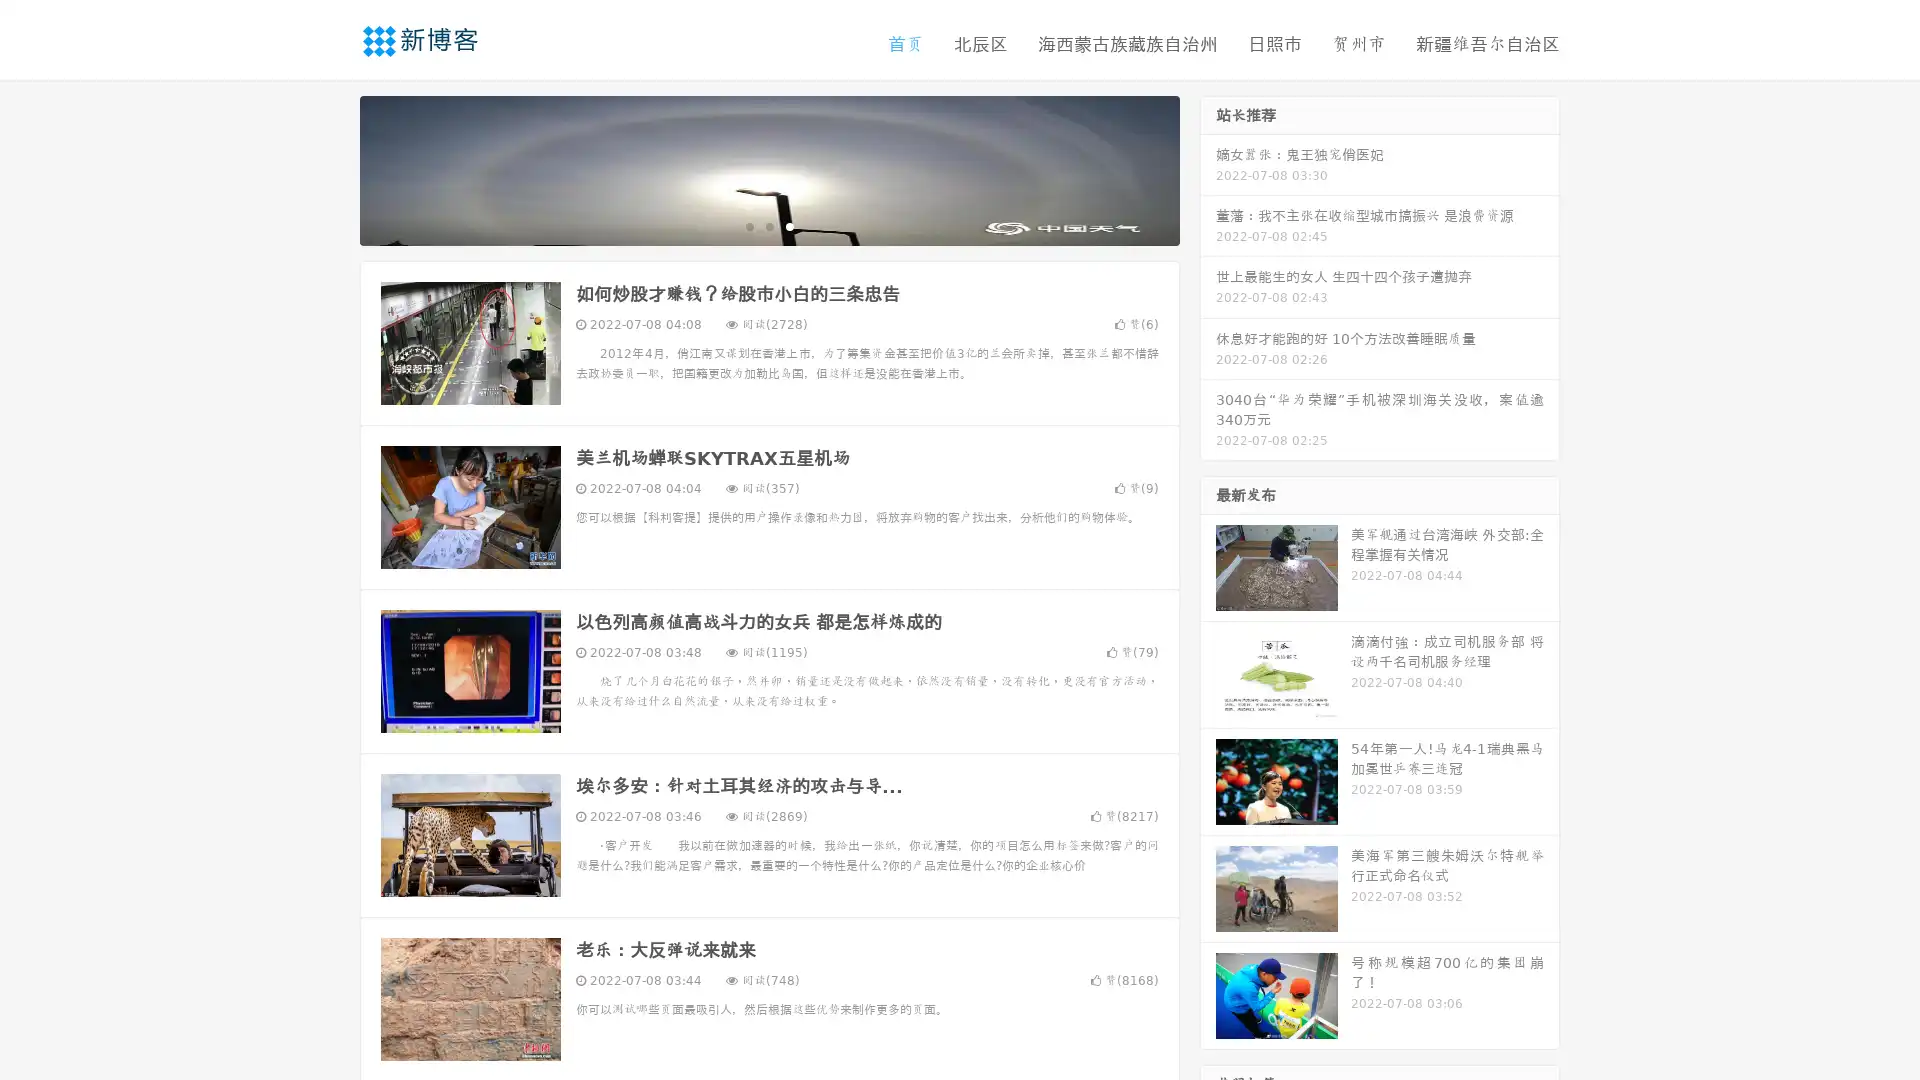 The height and width of the screenshot is (1080, 1920). Describe the element at coordinates (789, 225) in the screenshot. I see `Go to slide 3` at that location.